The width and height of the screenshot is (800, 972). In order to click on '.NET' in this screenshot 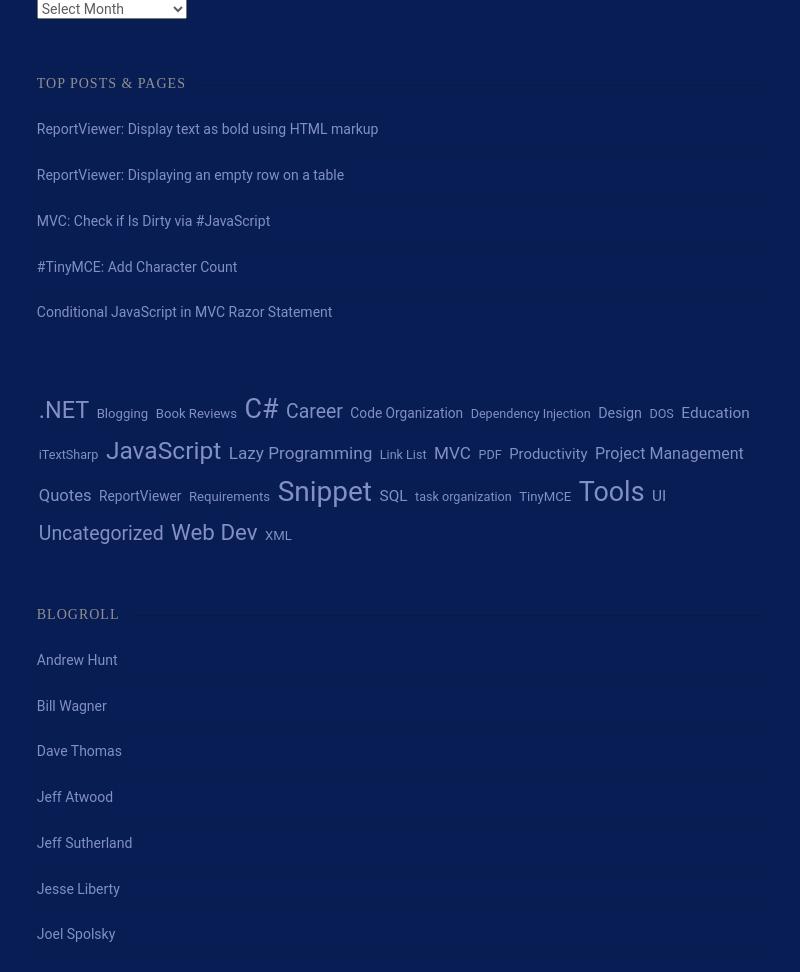, I will do `click(62, 409)`.